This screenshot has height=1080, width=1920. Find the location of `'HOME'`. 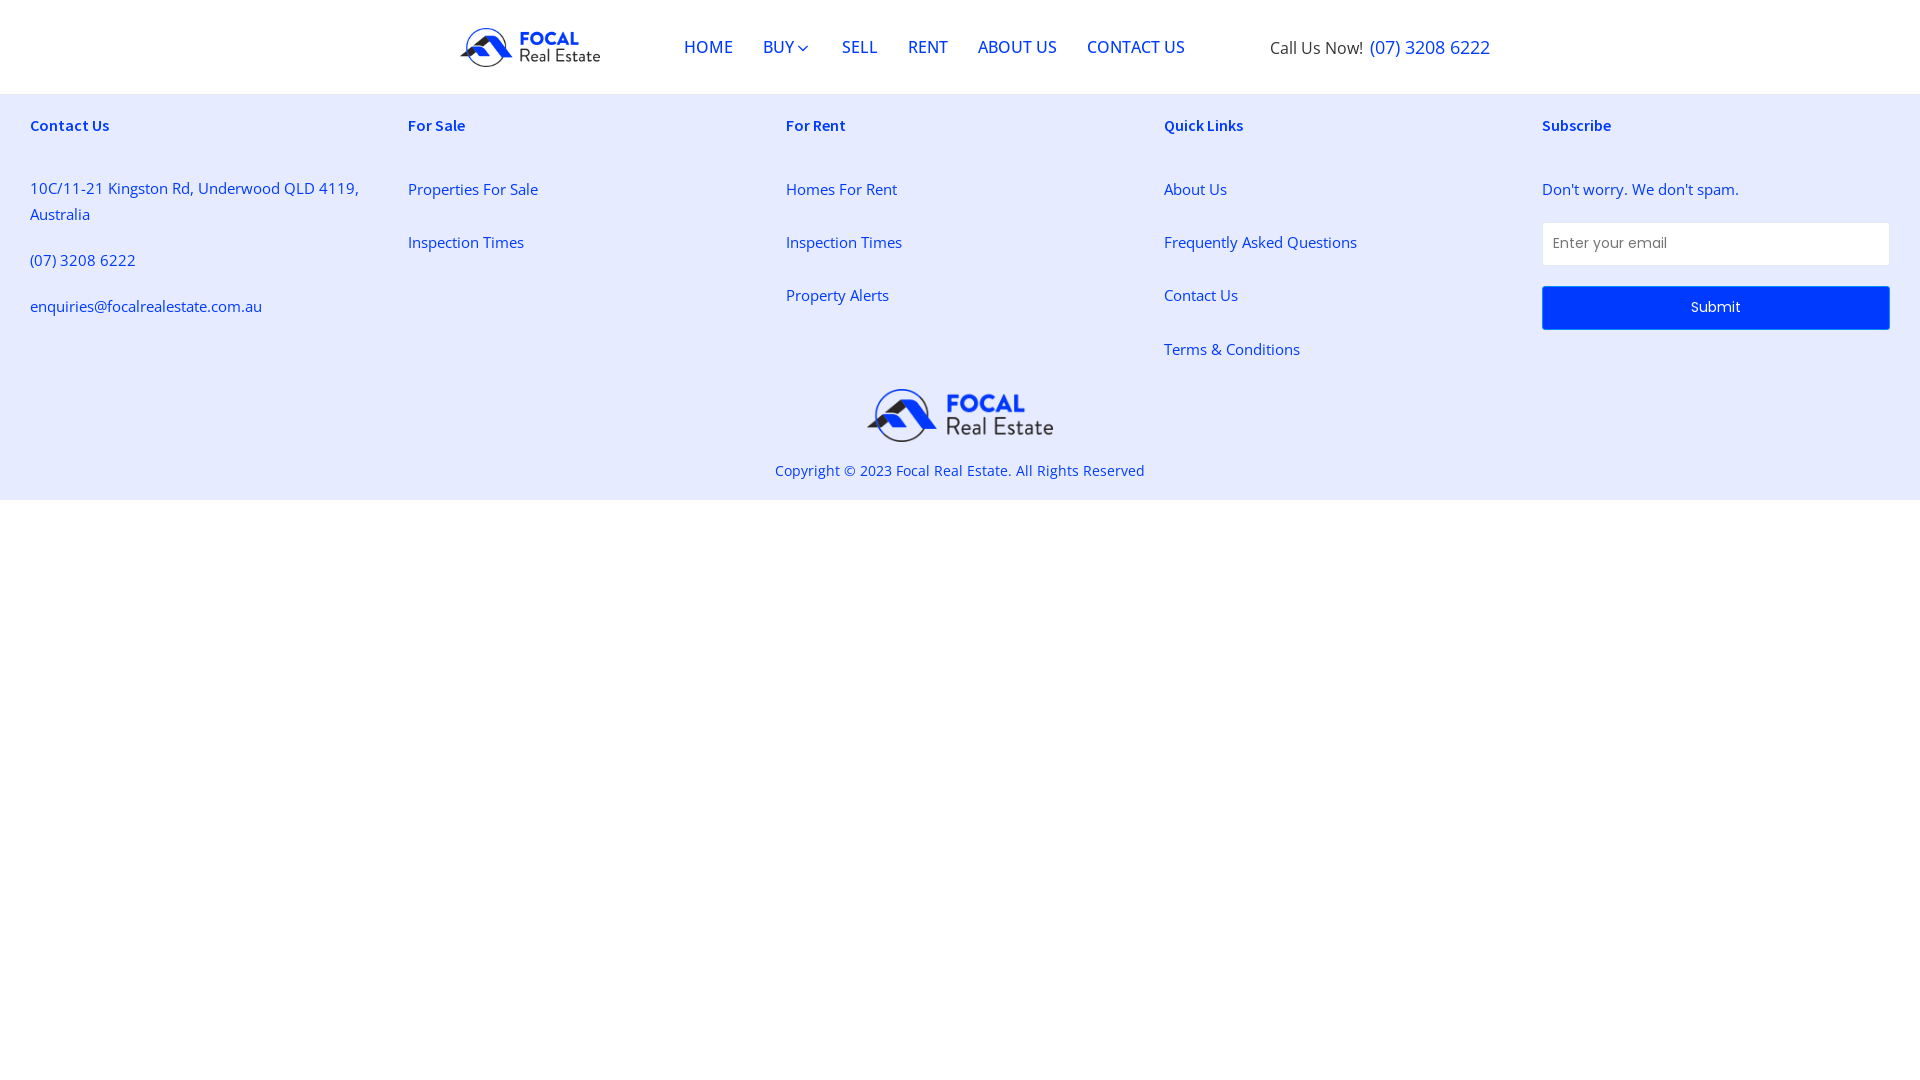

'HOME' is located at coordinates (708, 46).